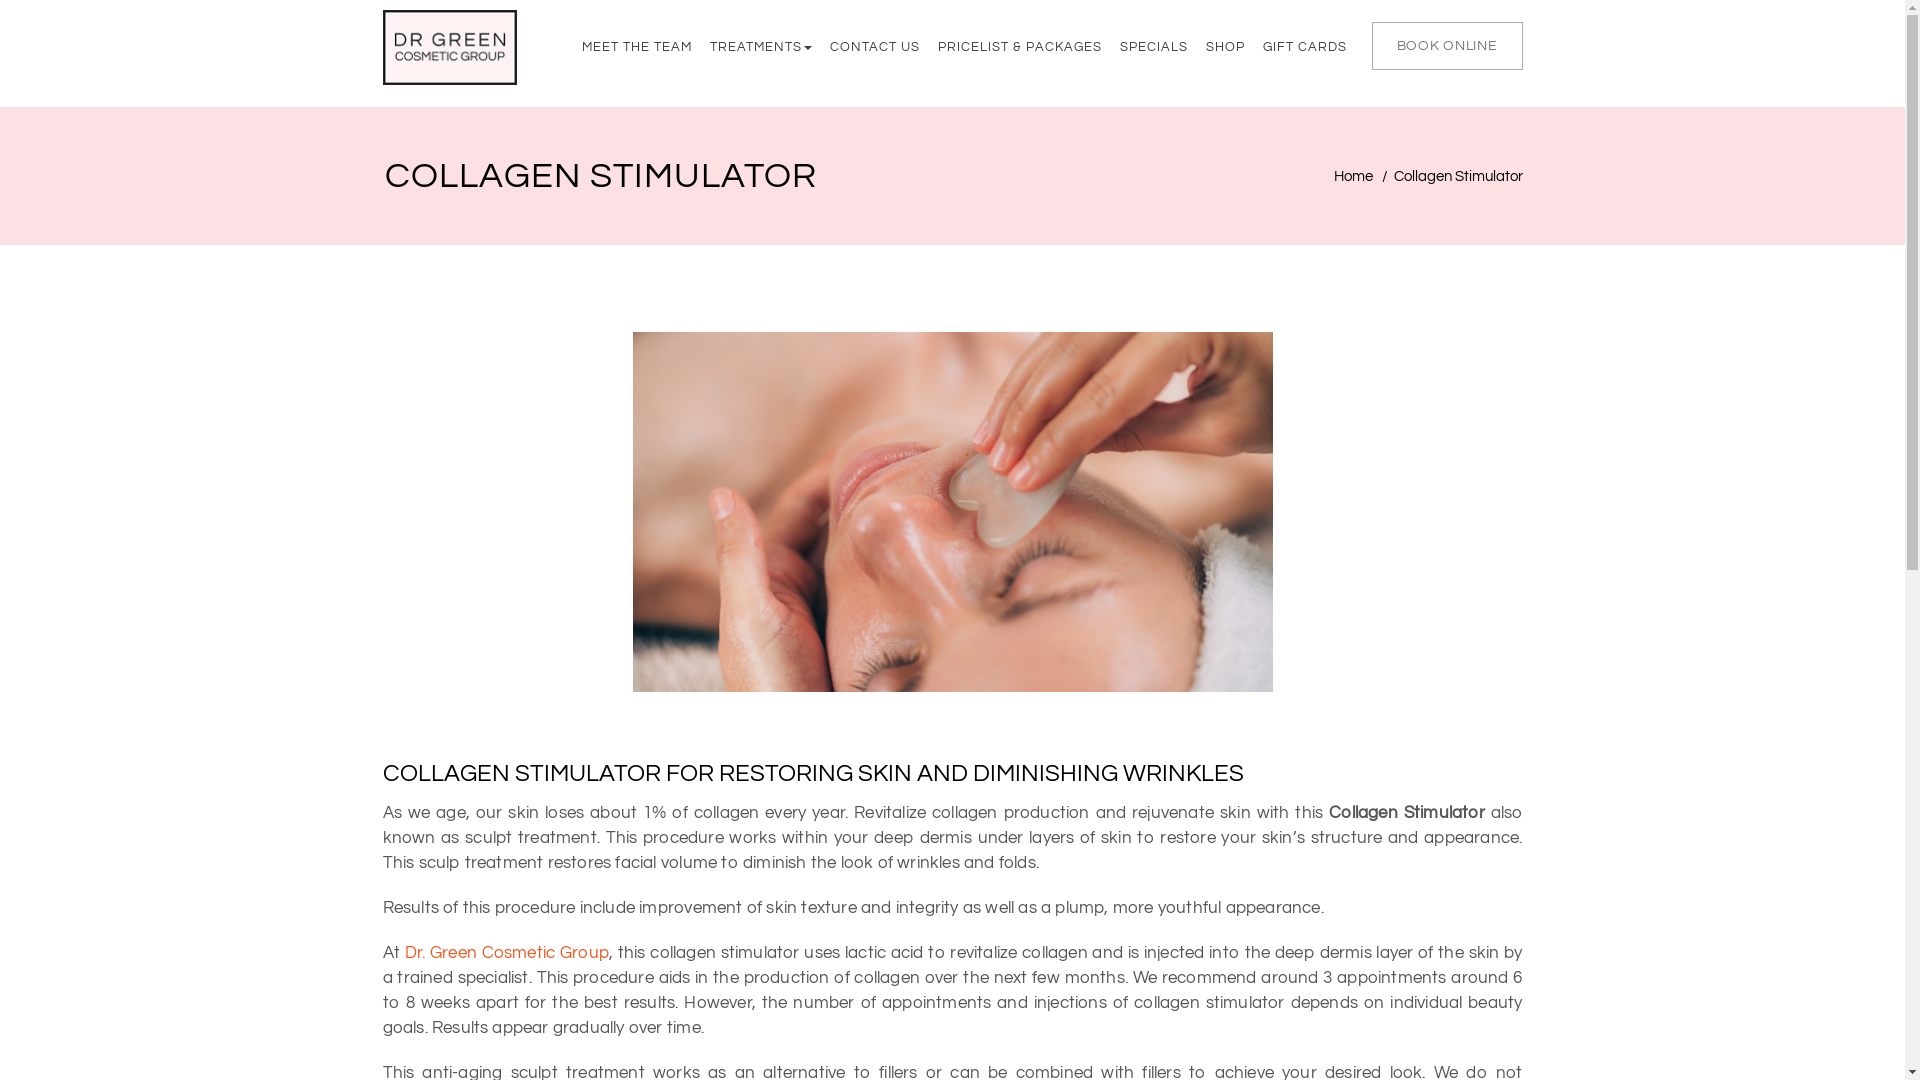  I want to click on 'BOOK ONLINE', so click(1371, 45).